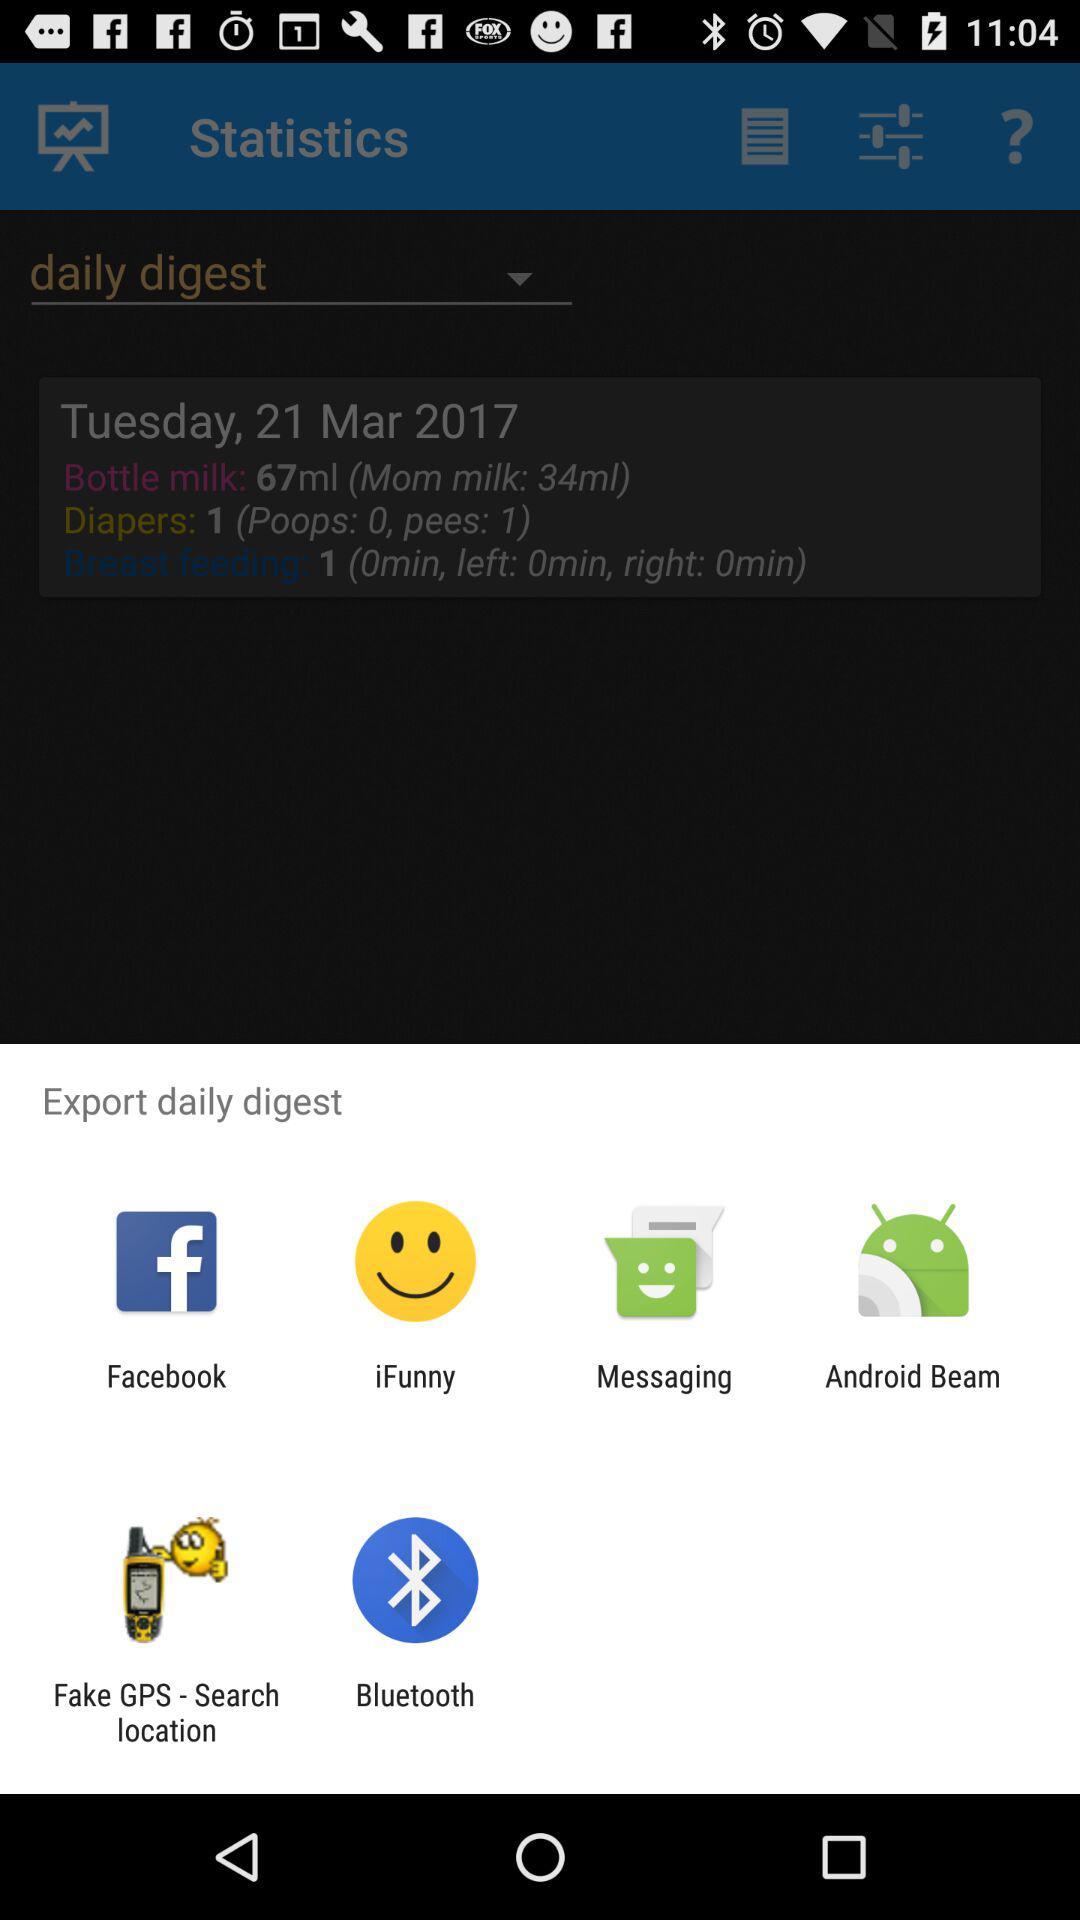  Describe the element at coordinates (664, 1392) in the screenshot. I see `the messaging item` at that location.